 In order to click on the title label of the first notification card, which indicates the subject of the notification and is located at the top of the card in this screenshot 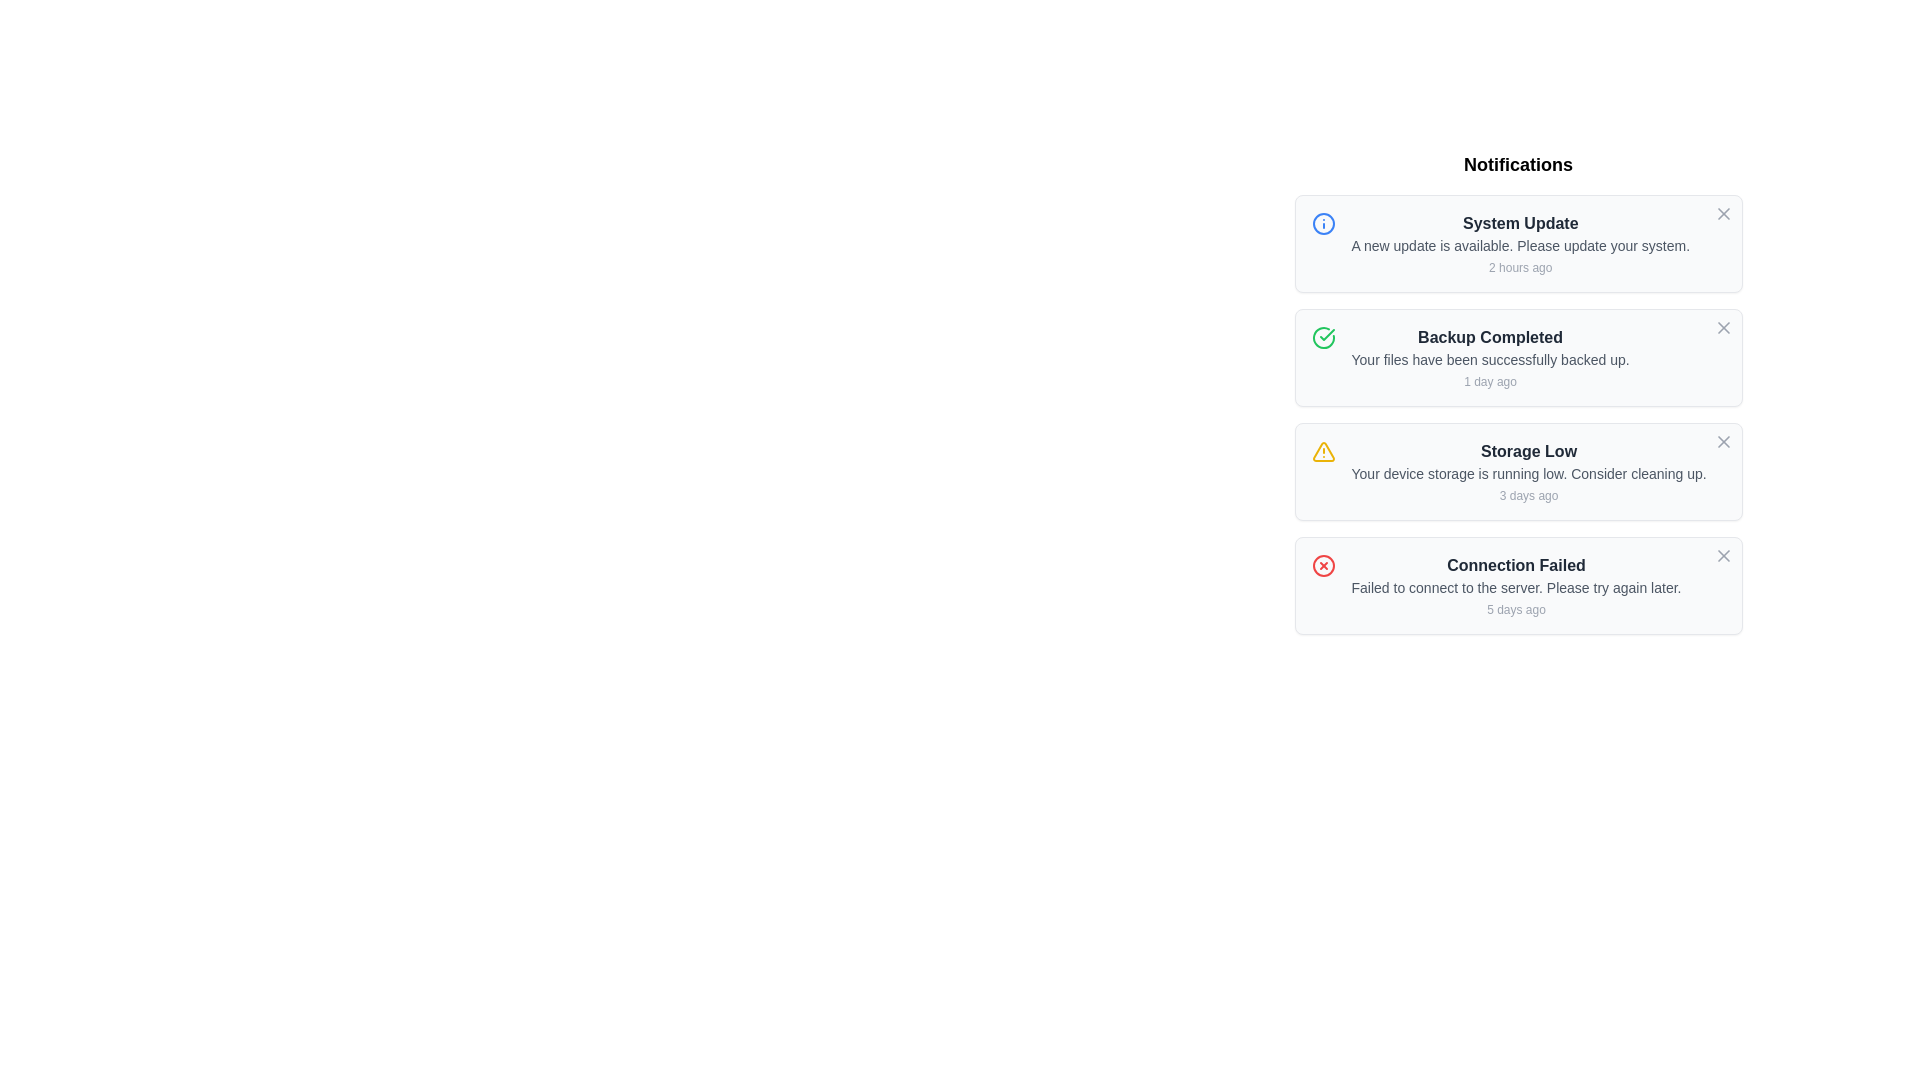, I will do `click(1520, 223)`.